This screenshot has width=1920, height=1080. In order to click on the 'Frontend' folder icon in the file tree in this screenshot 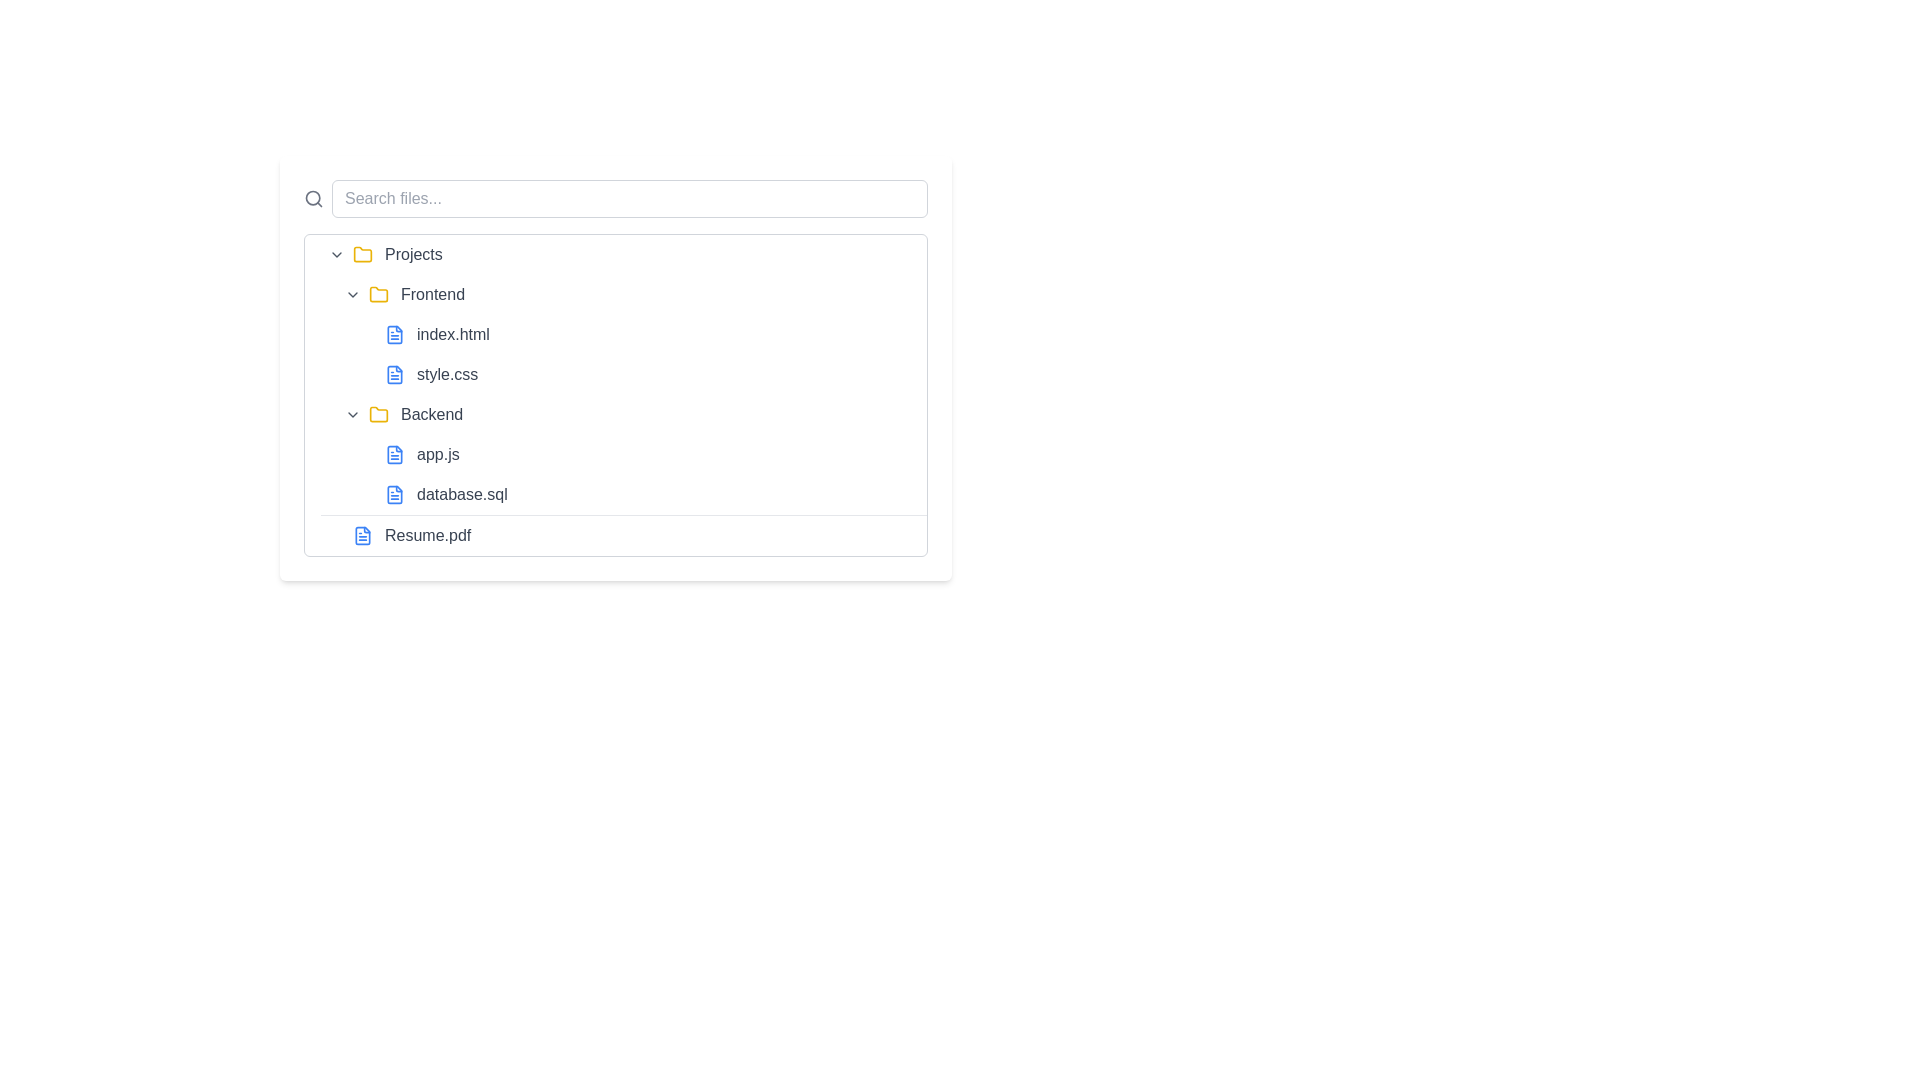, I will do `click(379, 293)`.